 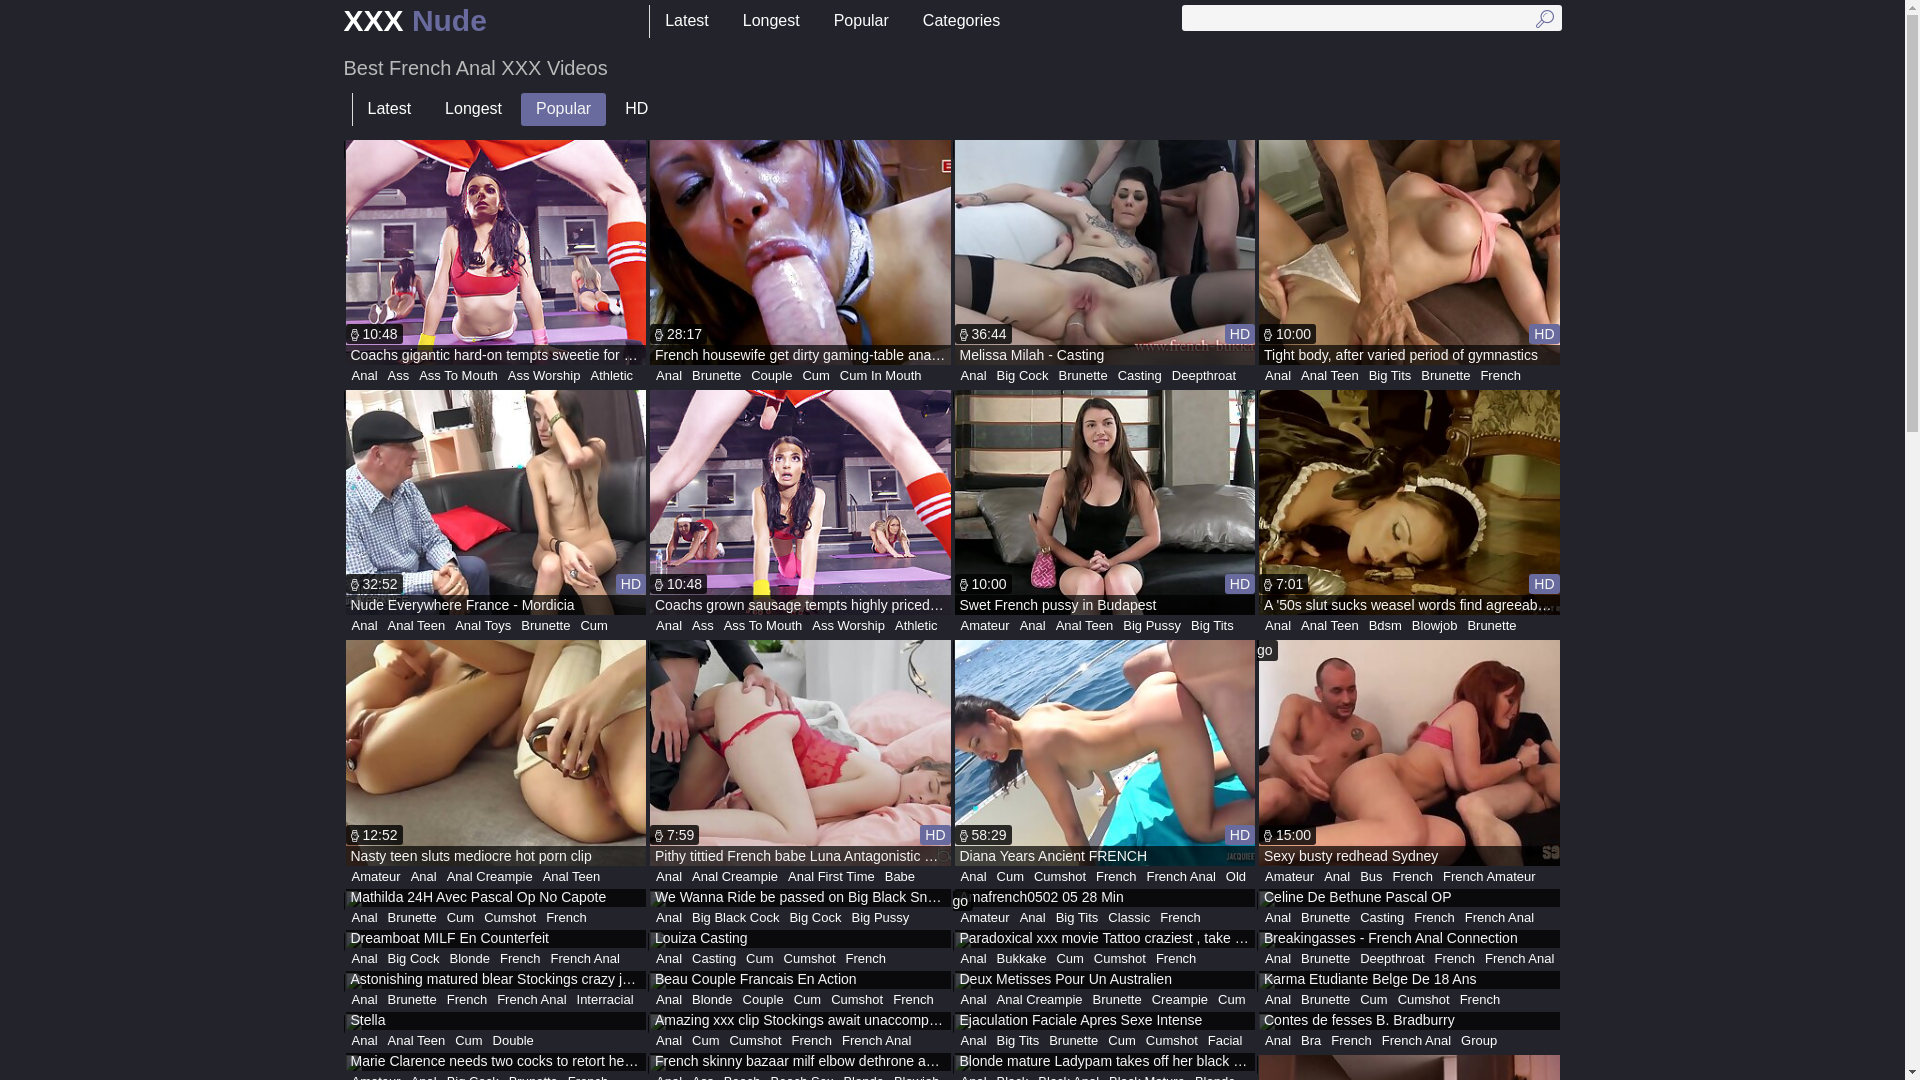 What do you see at coordinates (879, 918) in the screenshot?
I see `'Big Pussy'` at bounding box center [879, 918].